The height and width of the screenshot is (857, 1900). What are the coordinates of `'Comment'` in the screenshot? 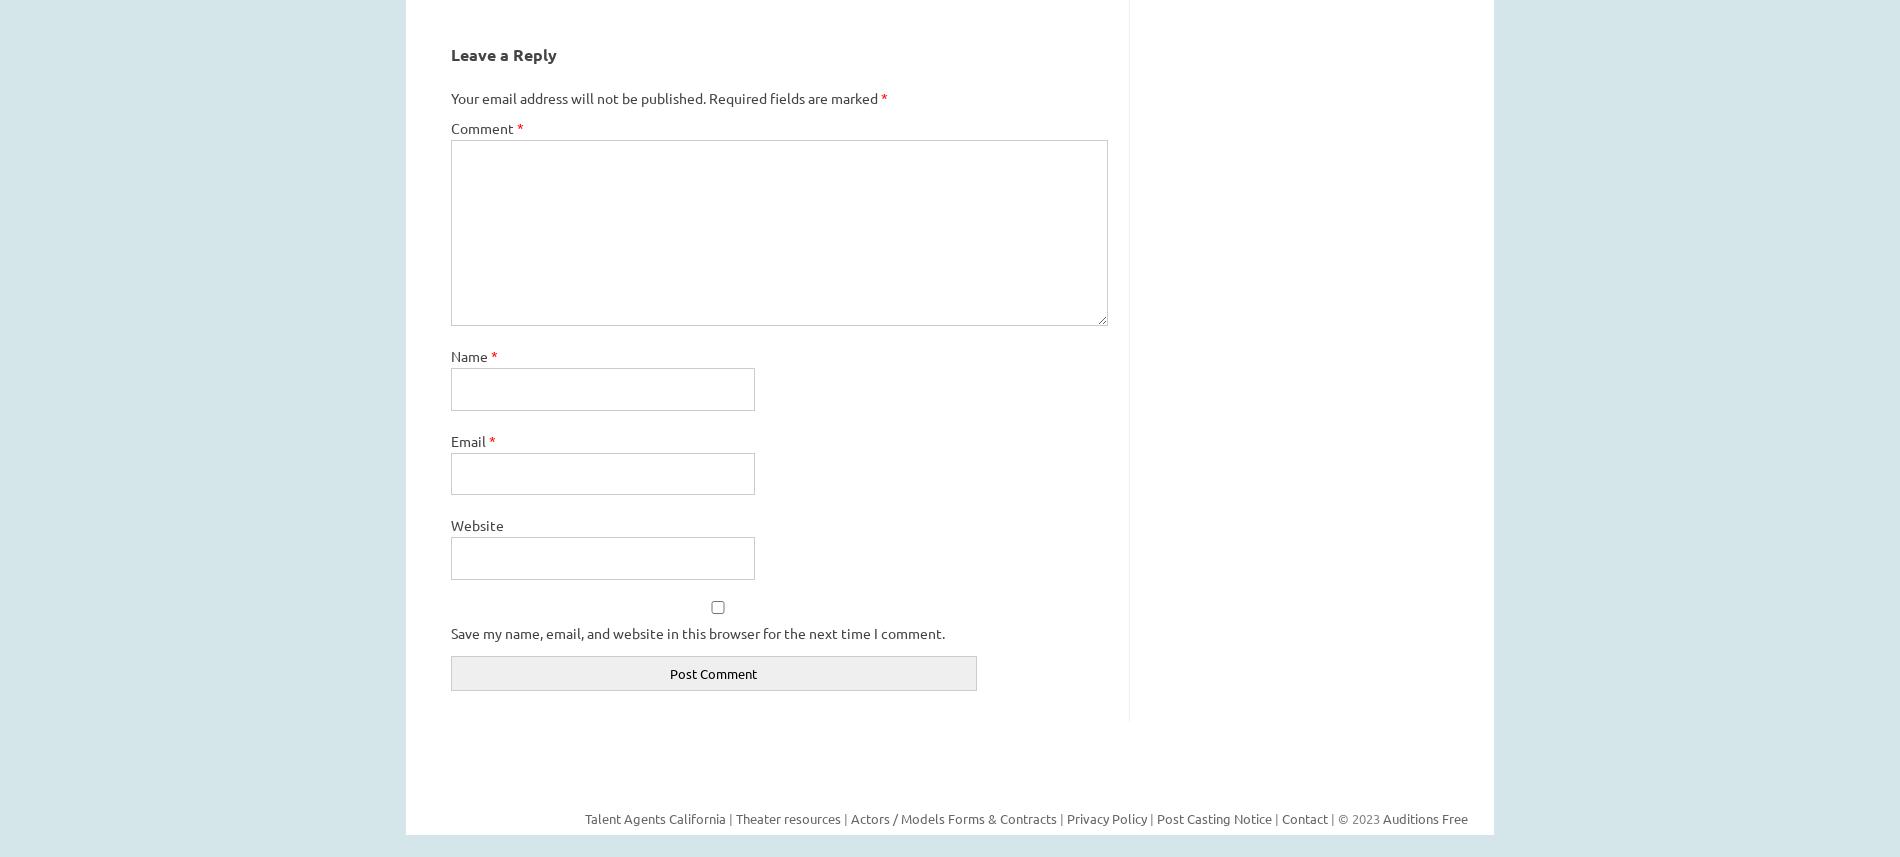 It's located at (482, 126).